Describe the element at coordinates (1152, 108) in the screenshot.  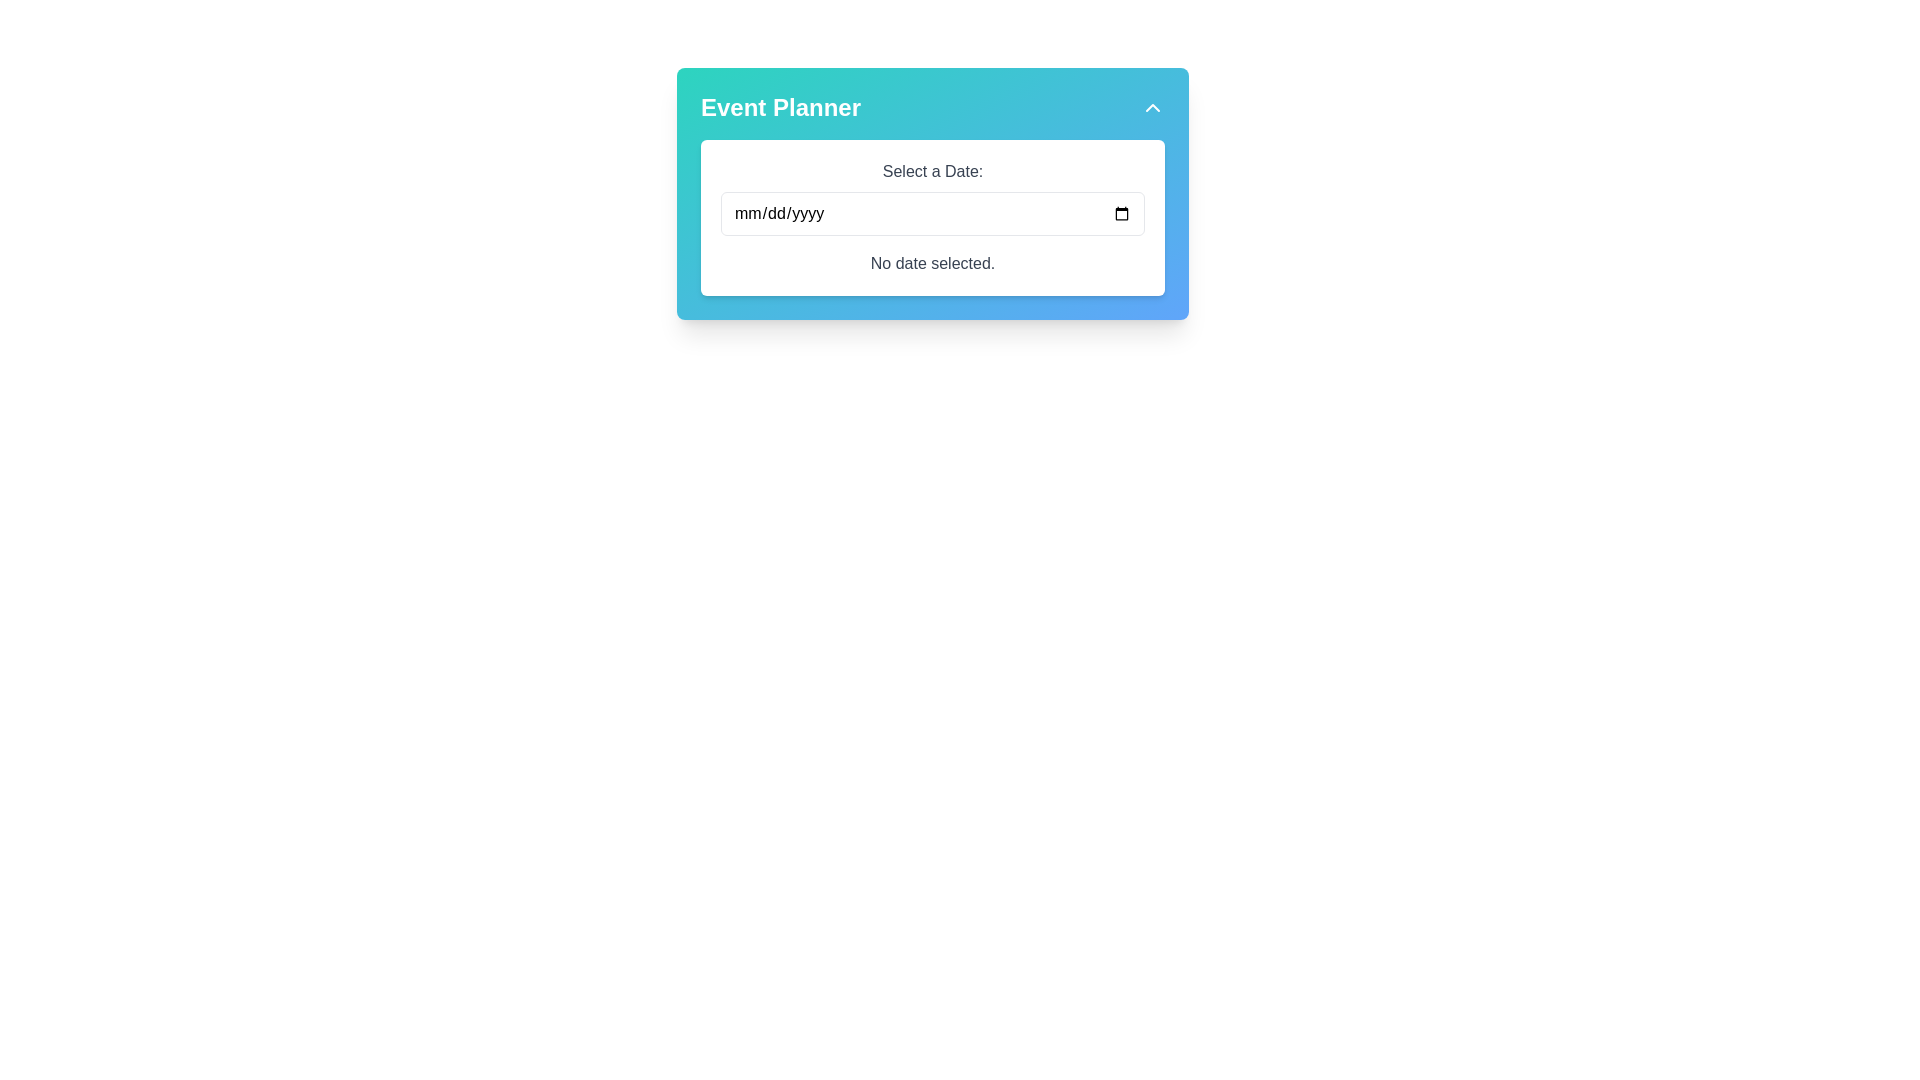
I see `the upward-pointing chevron icon button located in the title section of the 'Event Planner' card` at that location.